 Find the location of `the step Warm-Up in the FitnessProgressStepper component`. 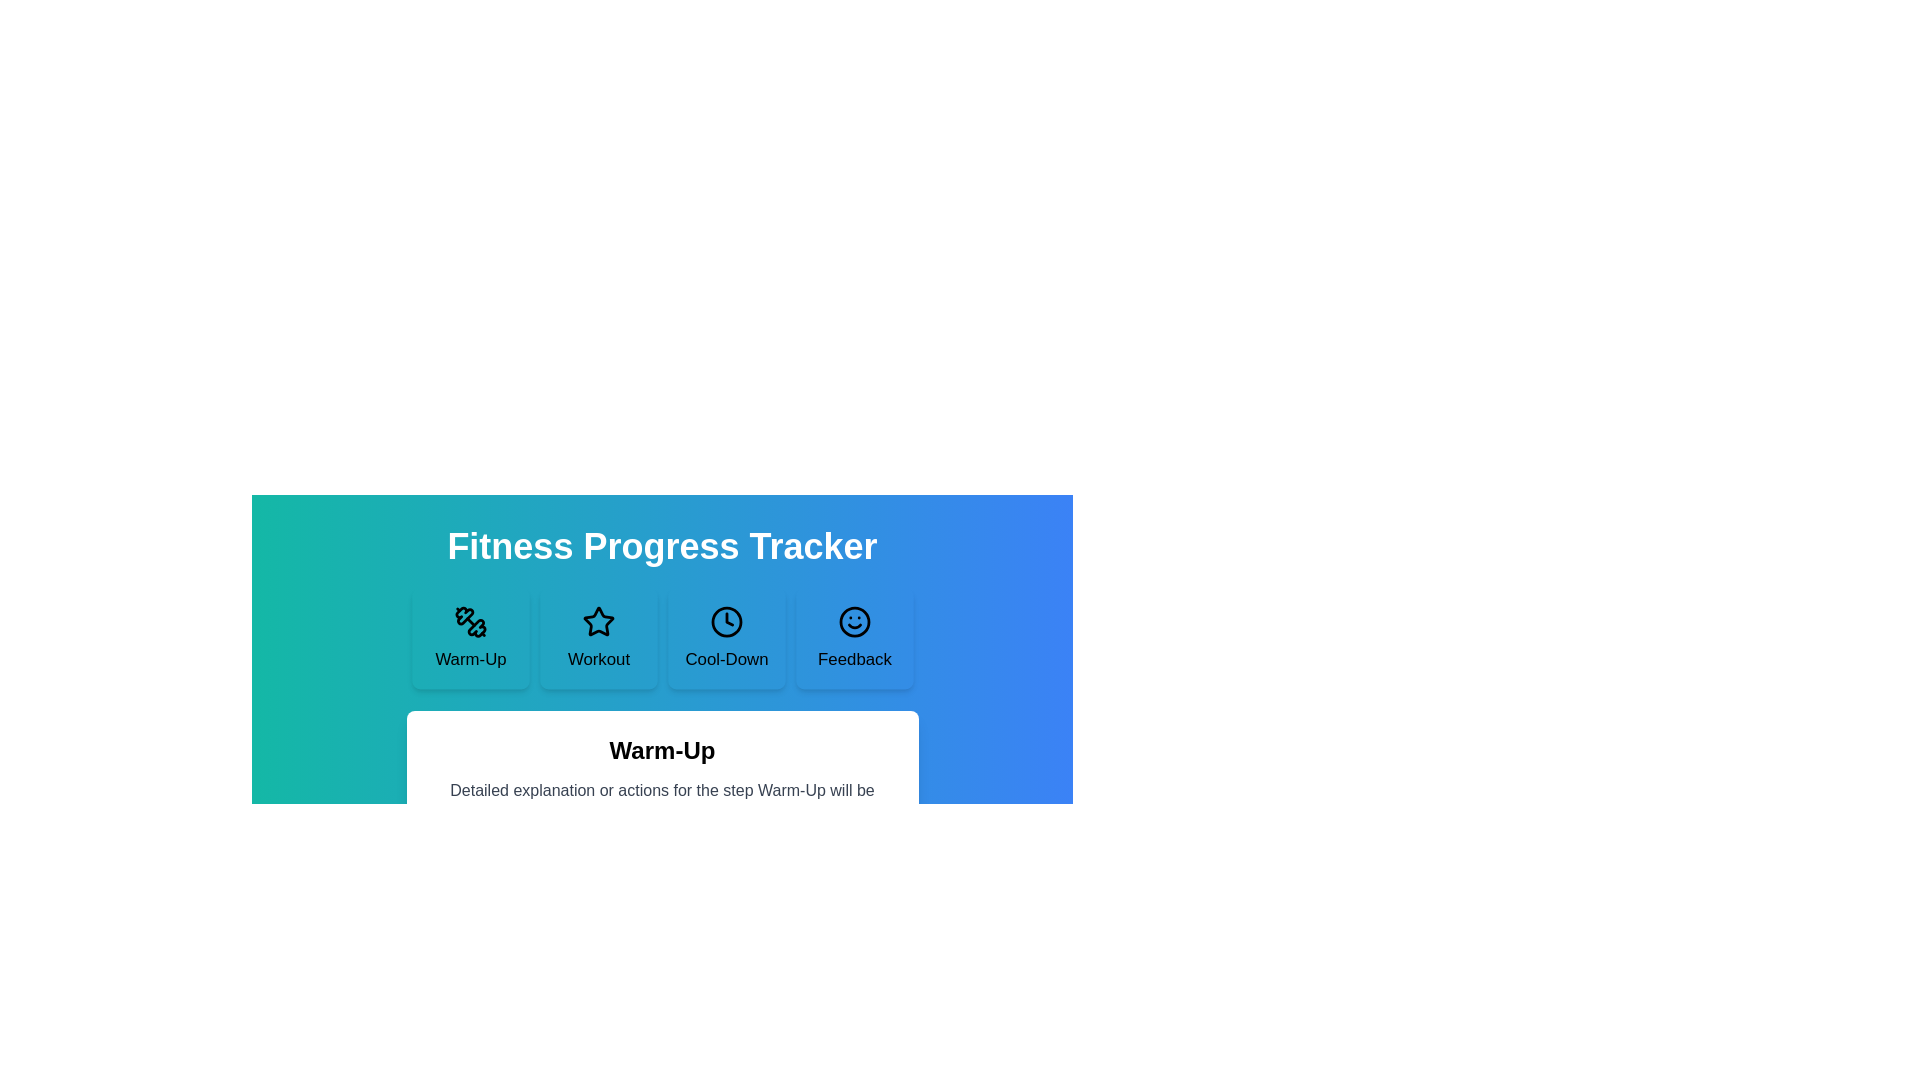

the step Warm-Up in the FitnessProgressStepper component is located at coordinates (469, 639).